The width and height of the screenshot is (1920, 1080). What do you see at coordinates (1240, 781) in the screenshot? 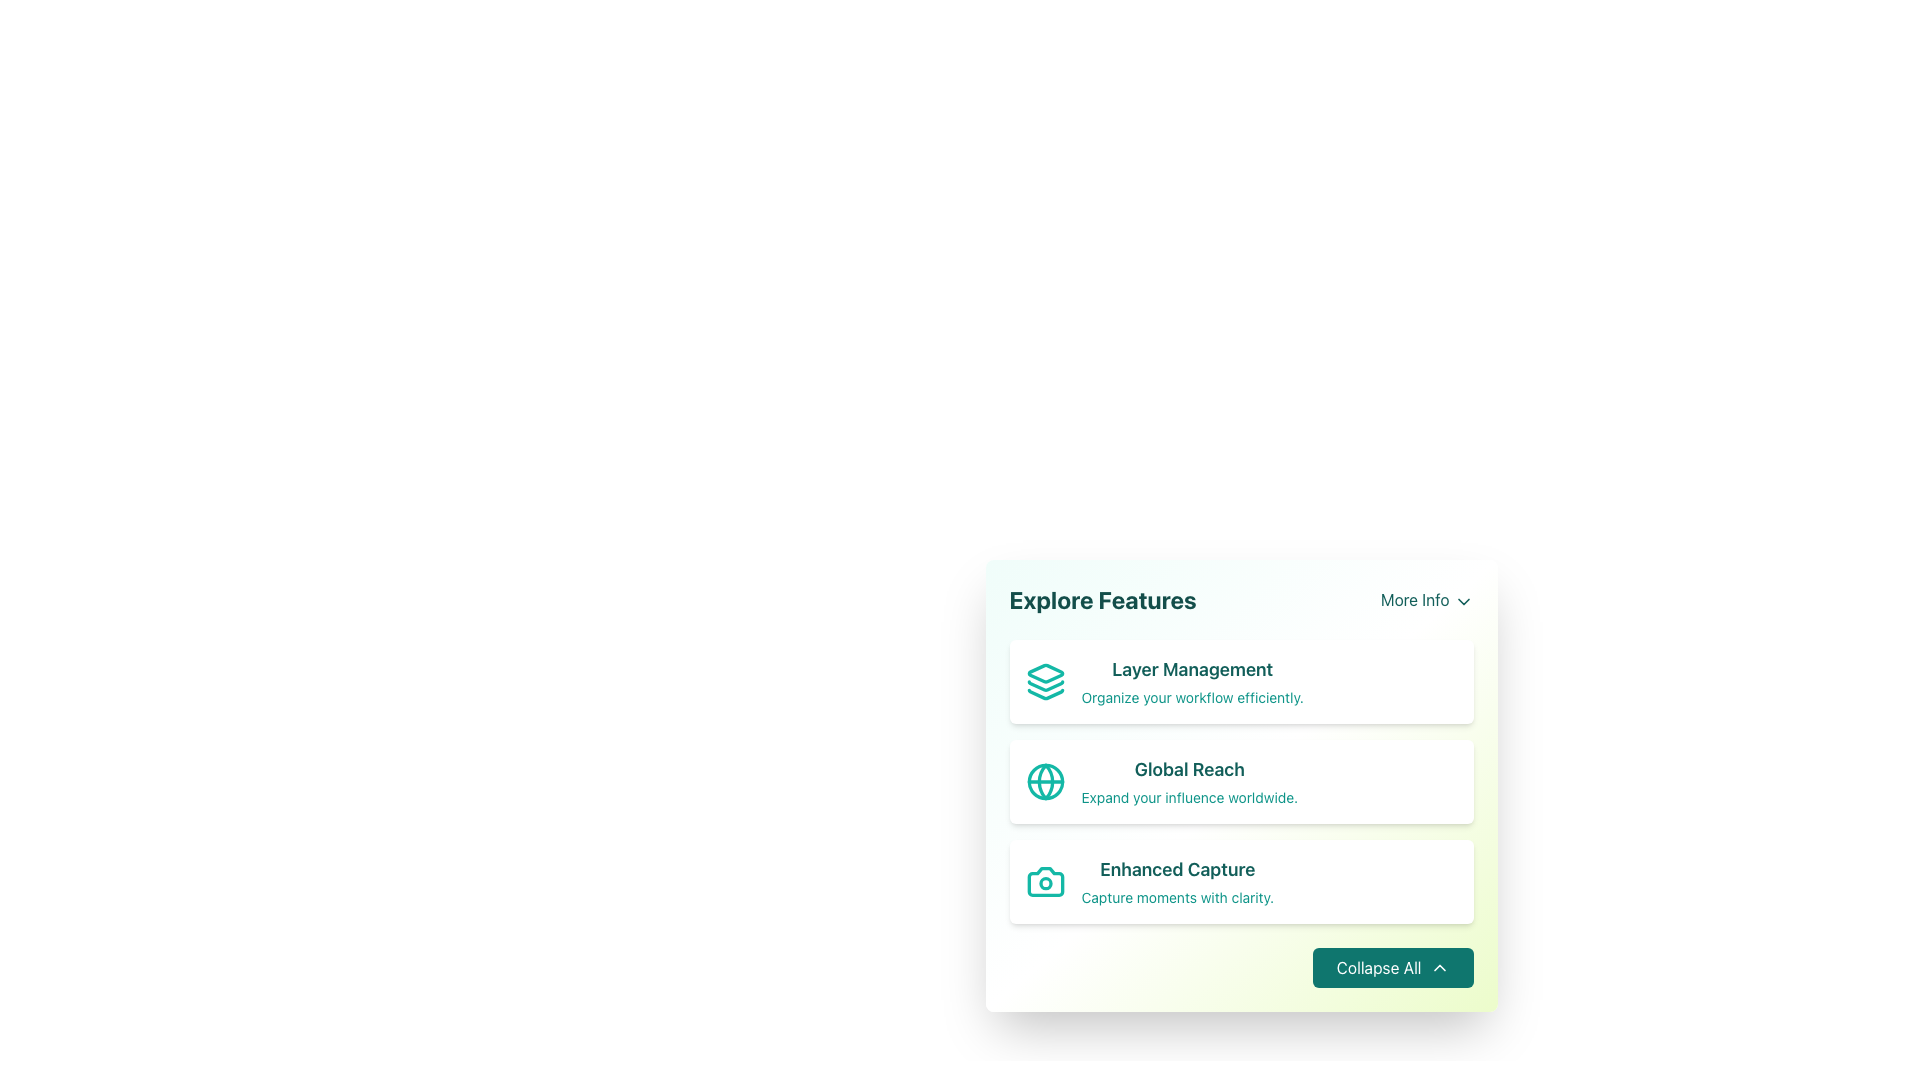
I see `information presented in the 'Global Reach' feature card, which is the second card in the list under 'Explore Features'` at bounding box center [1240, 781].